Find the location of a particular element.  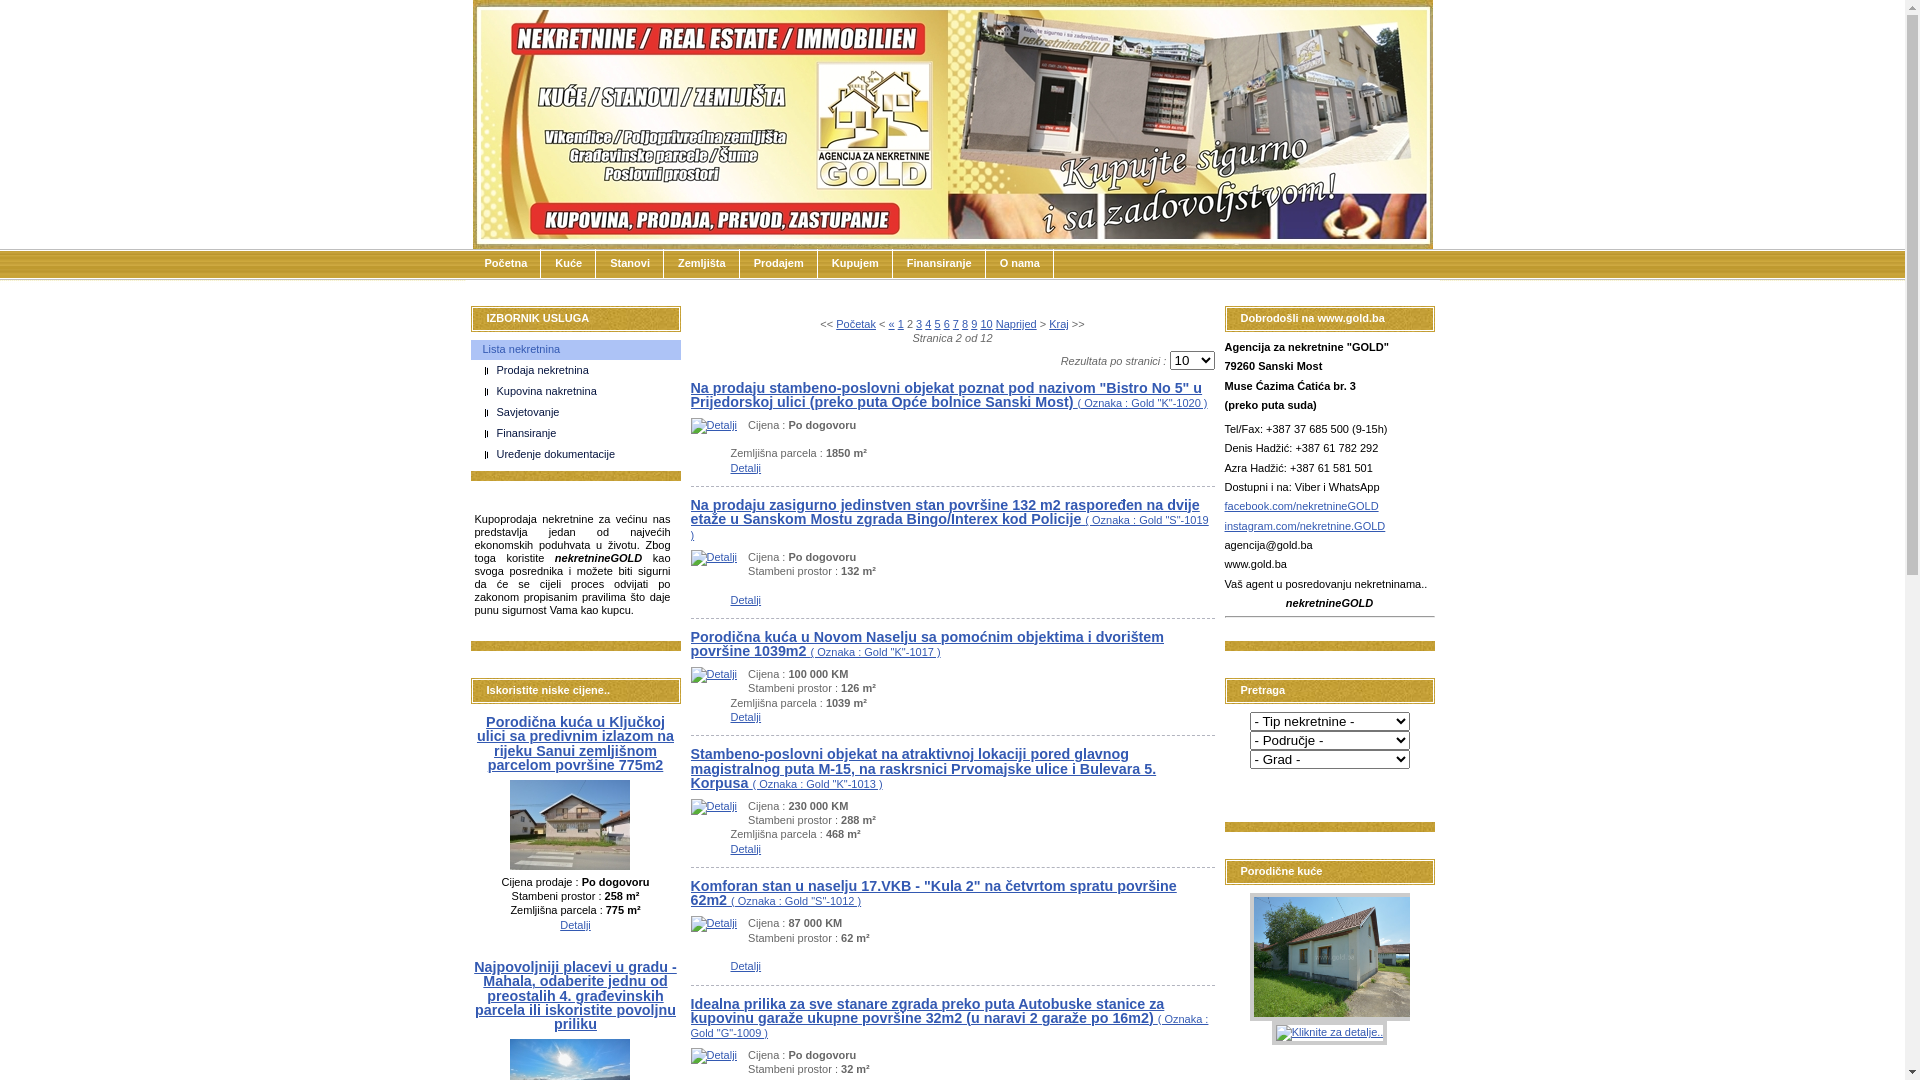

'5' is located at coordinates (935, 323).